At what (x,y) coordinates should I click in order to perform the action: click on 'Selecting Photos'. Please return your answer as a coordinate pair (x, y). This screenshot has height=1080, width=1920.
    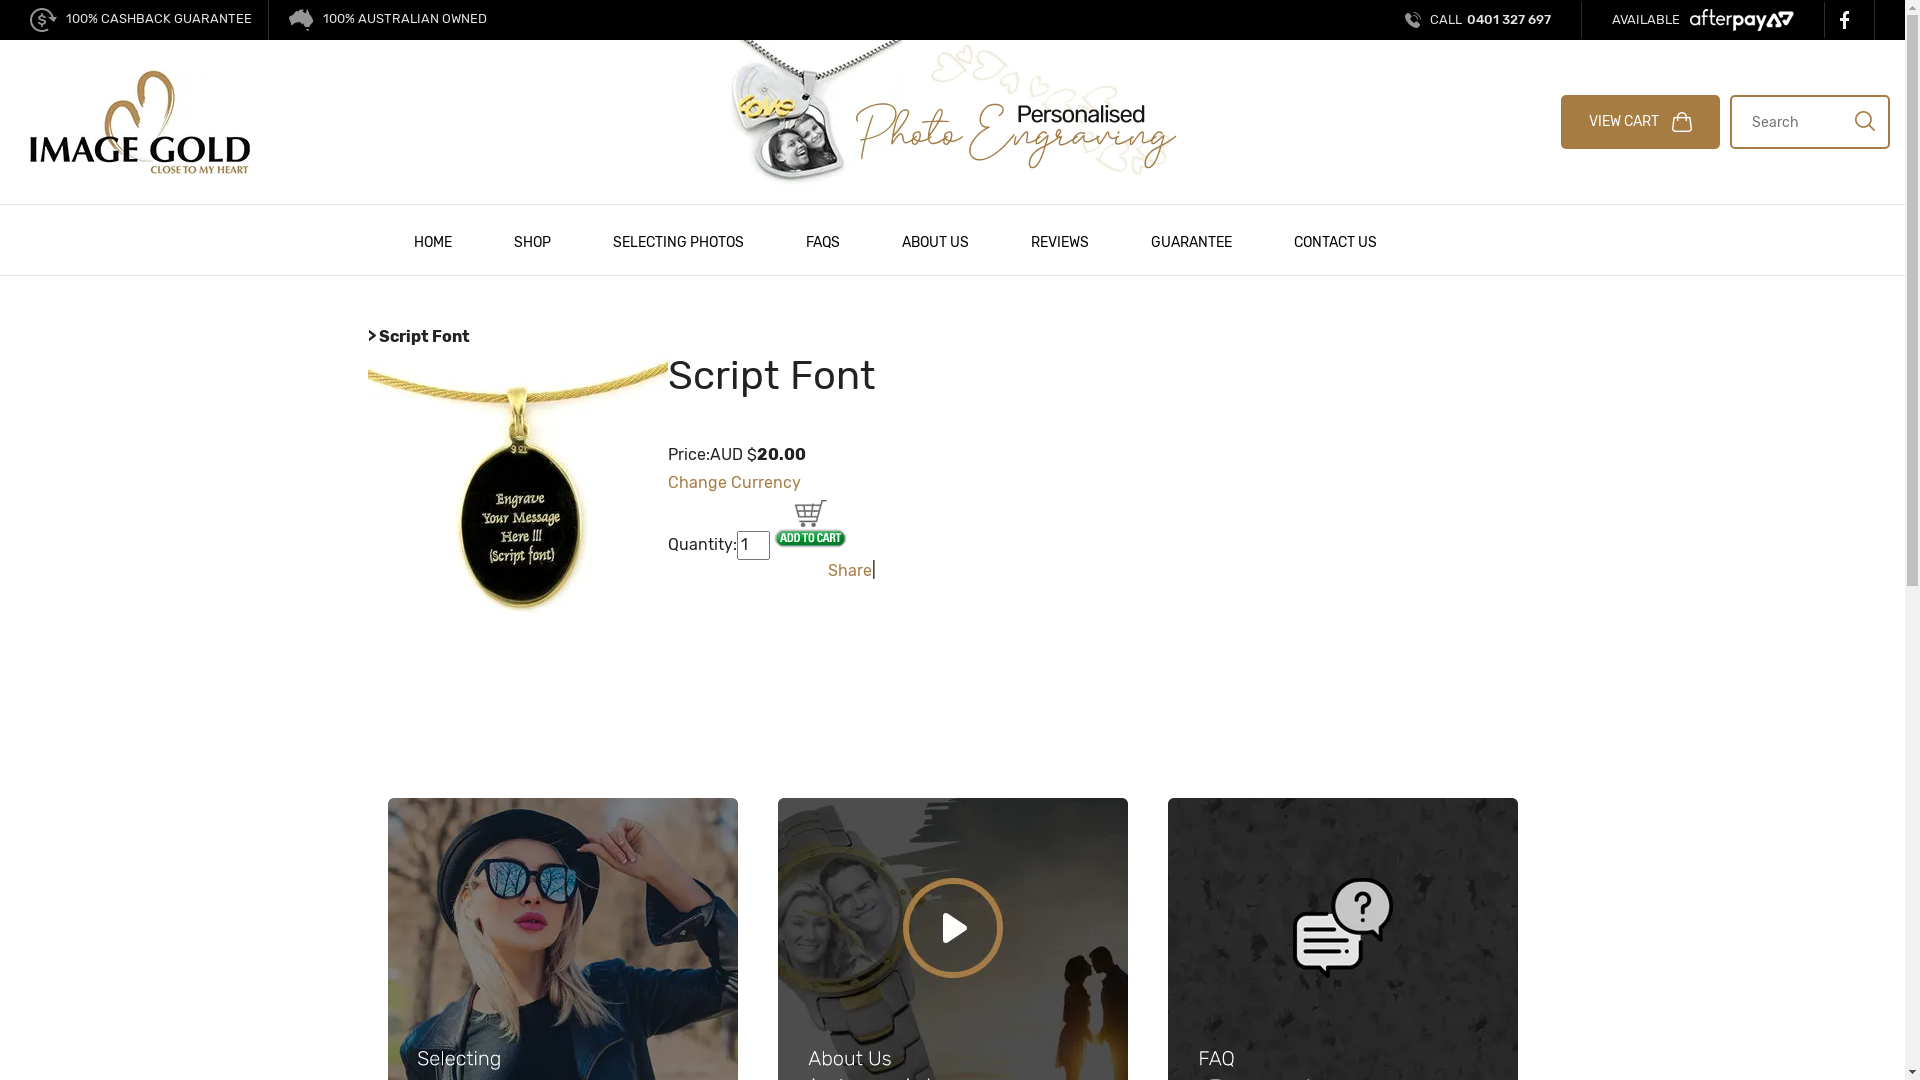
    Looking at the image, I should click on (561, 971).